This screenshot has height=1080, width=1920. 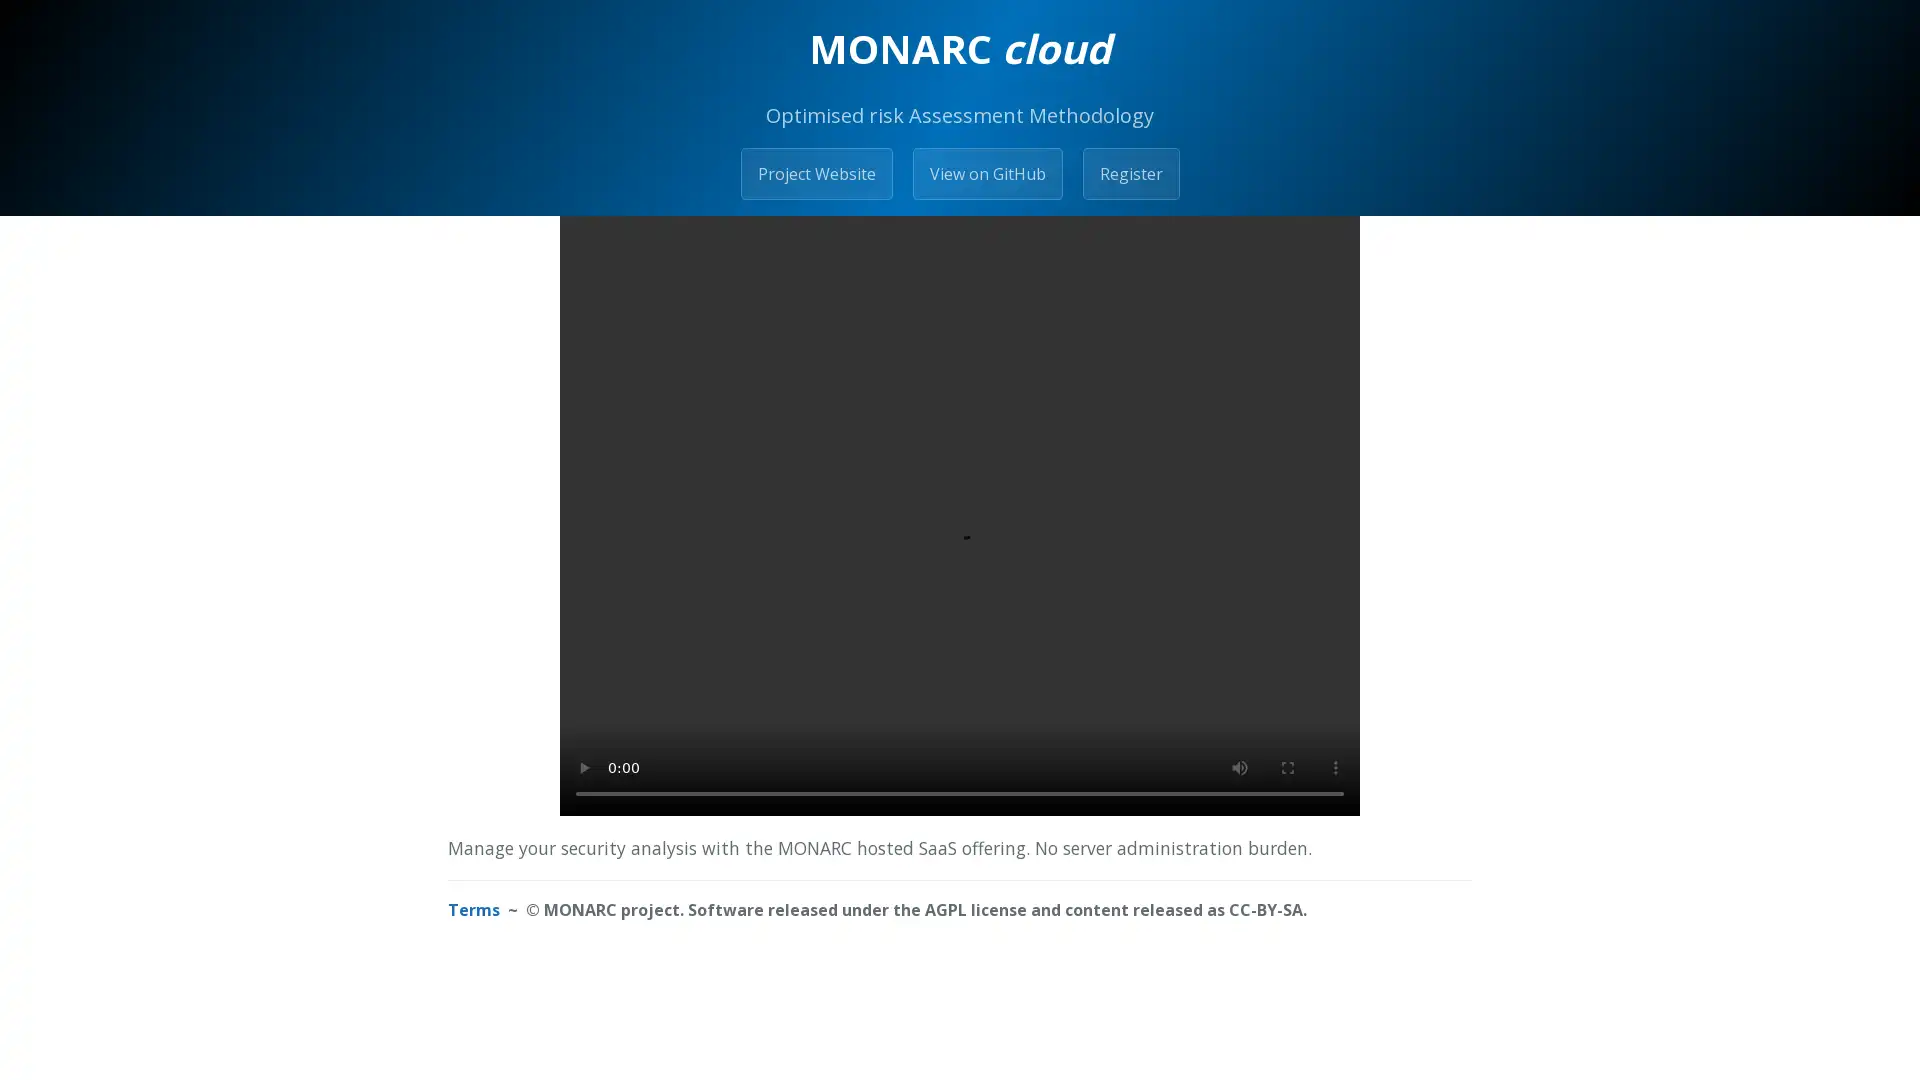 What do you see at coordinates (1238, 766) in the screenshot?
I see `mute` at bounding box center [1238, 766].